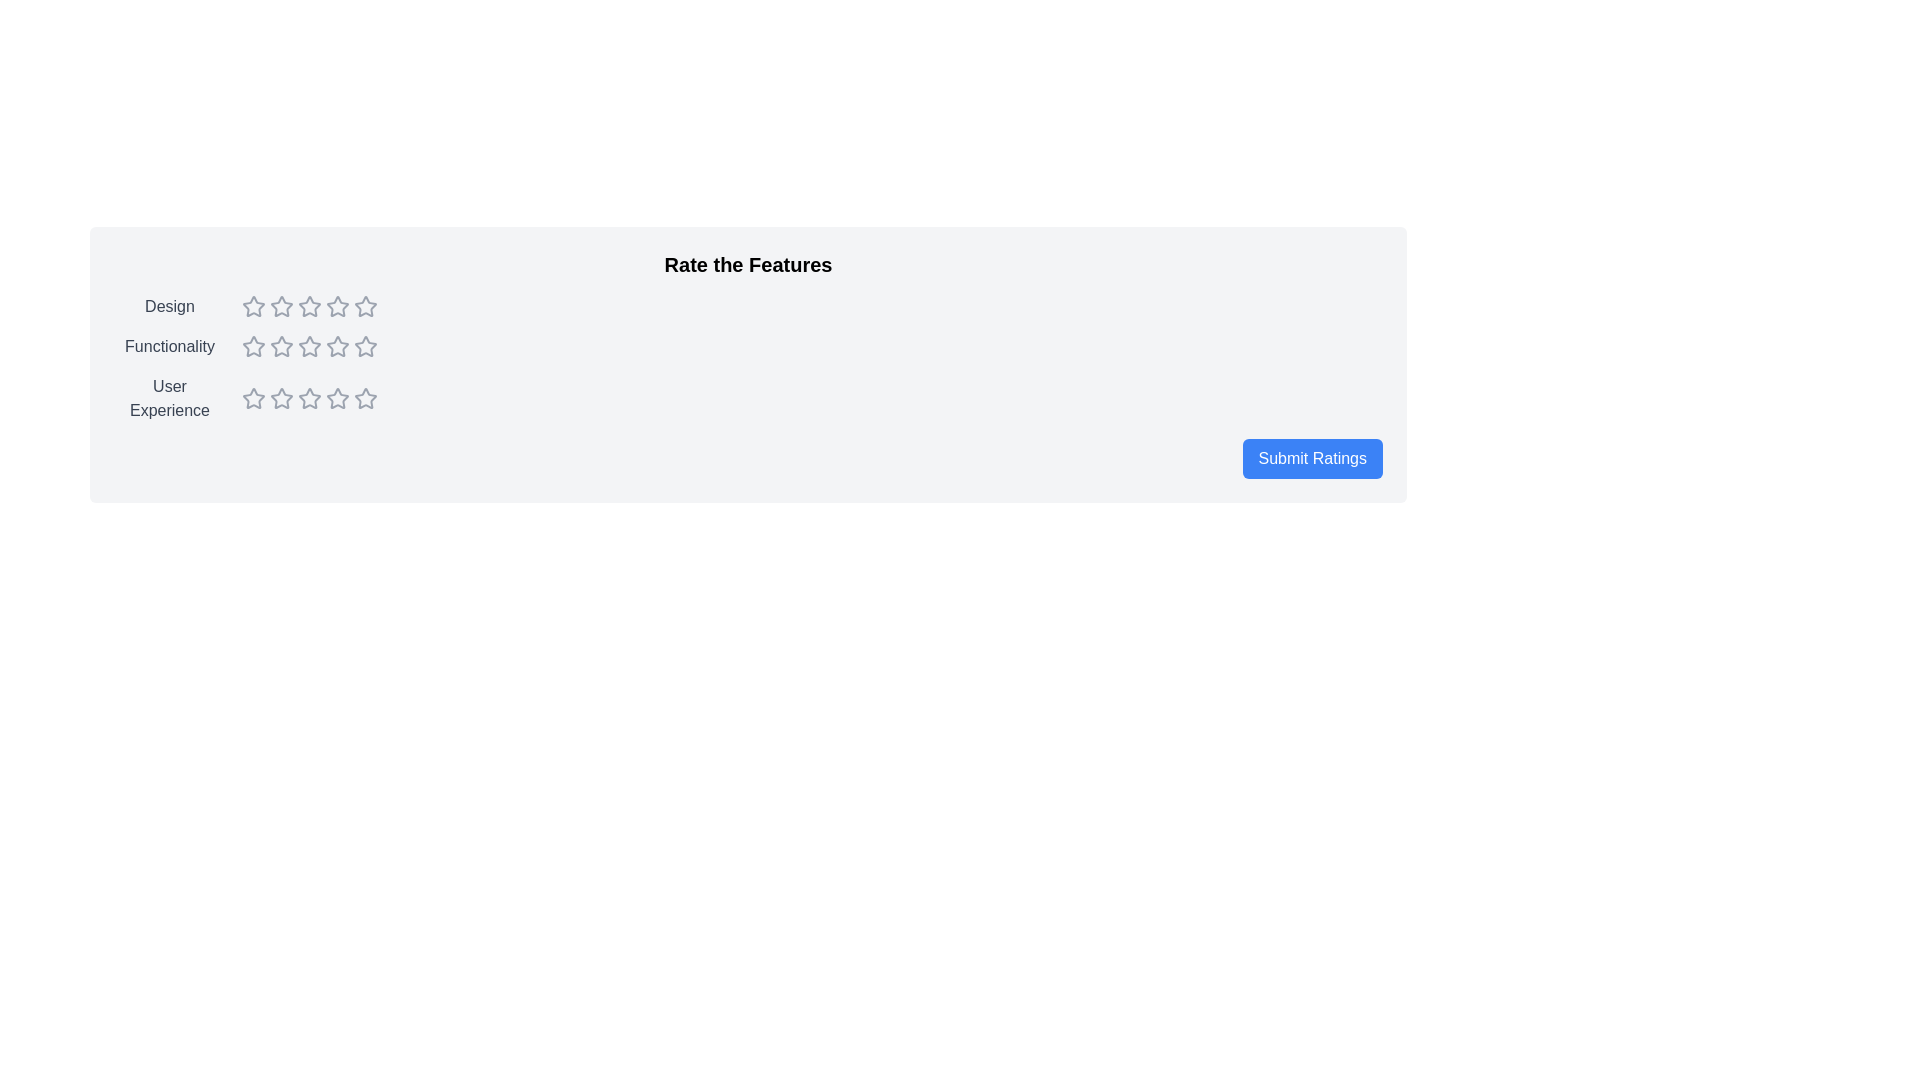  Describe the element at coordinates (309, 307) in the screenshot. I see `the fourth star icon in the rating system` at that location.